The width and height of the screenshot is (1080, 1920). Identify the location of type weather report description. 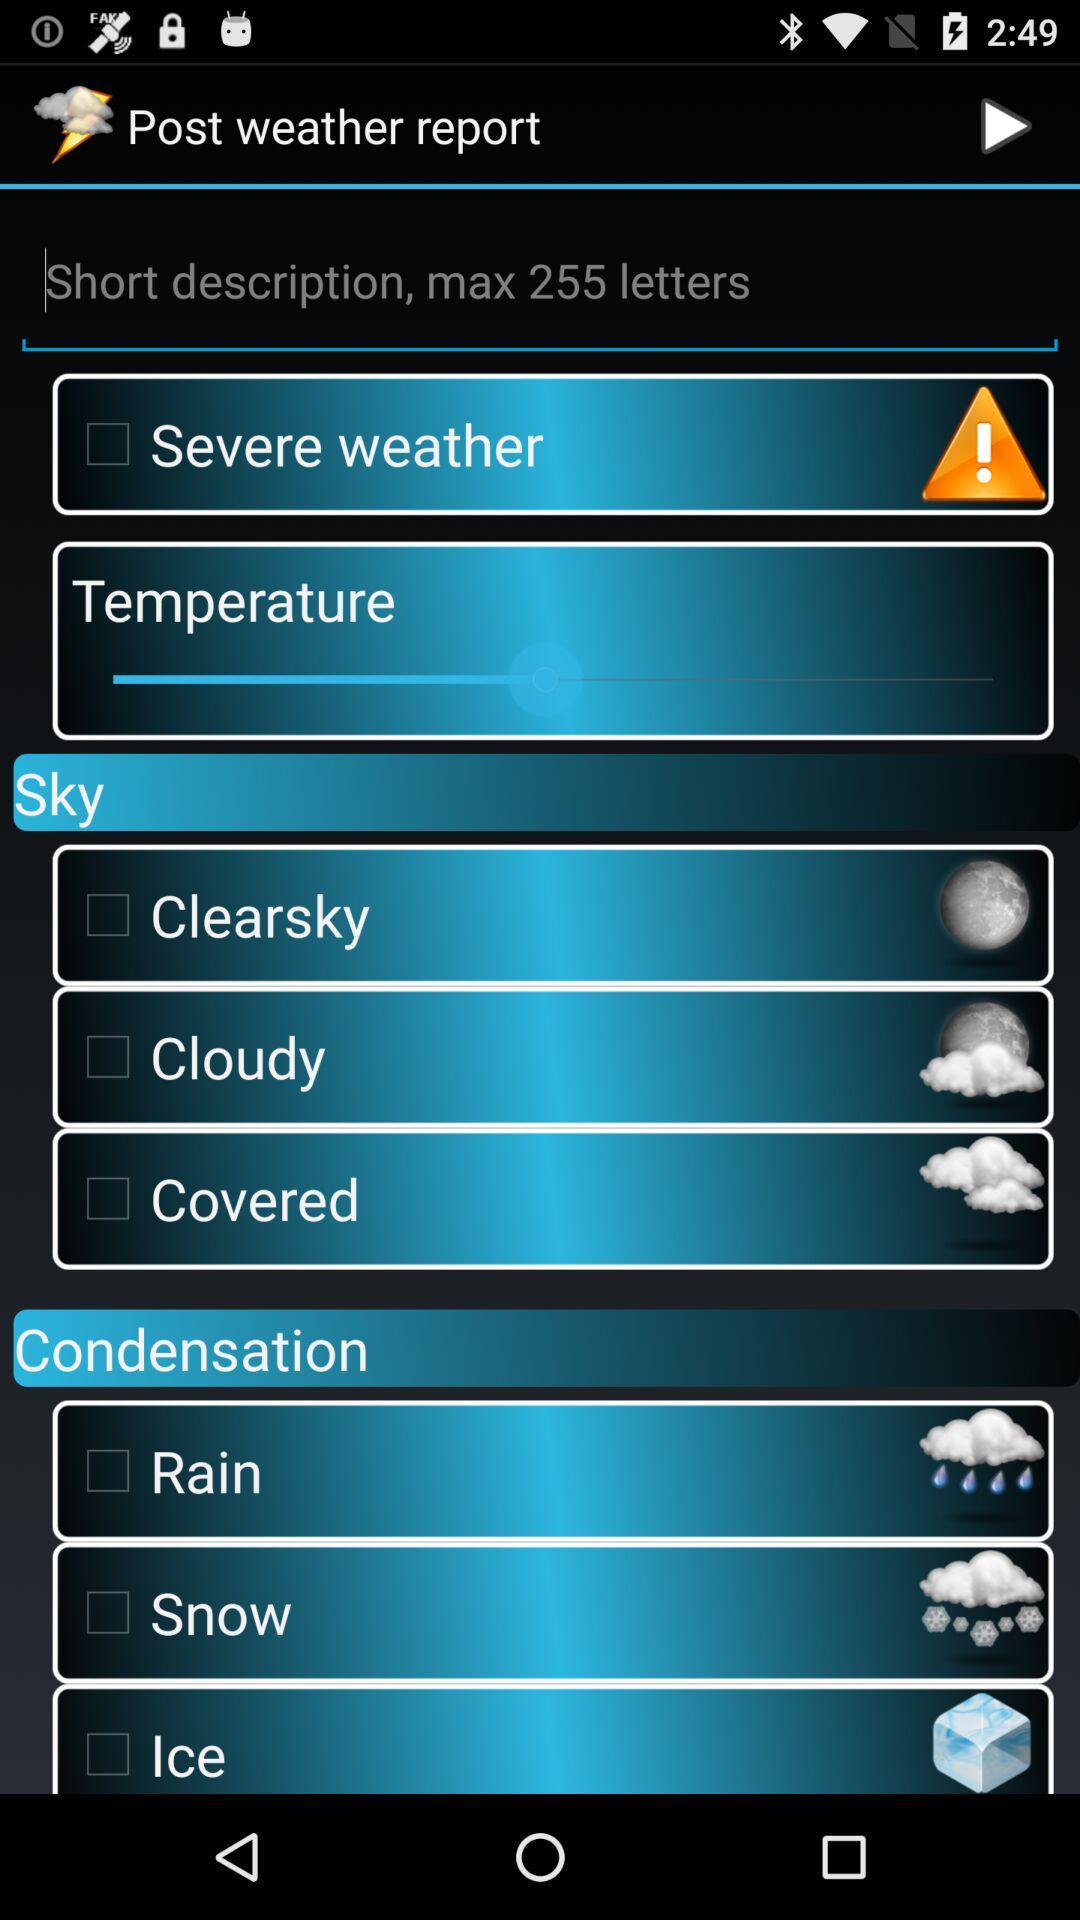
(540, 280).